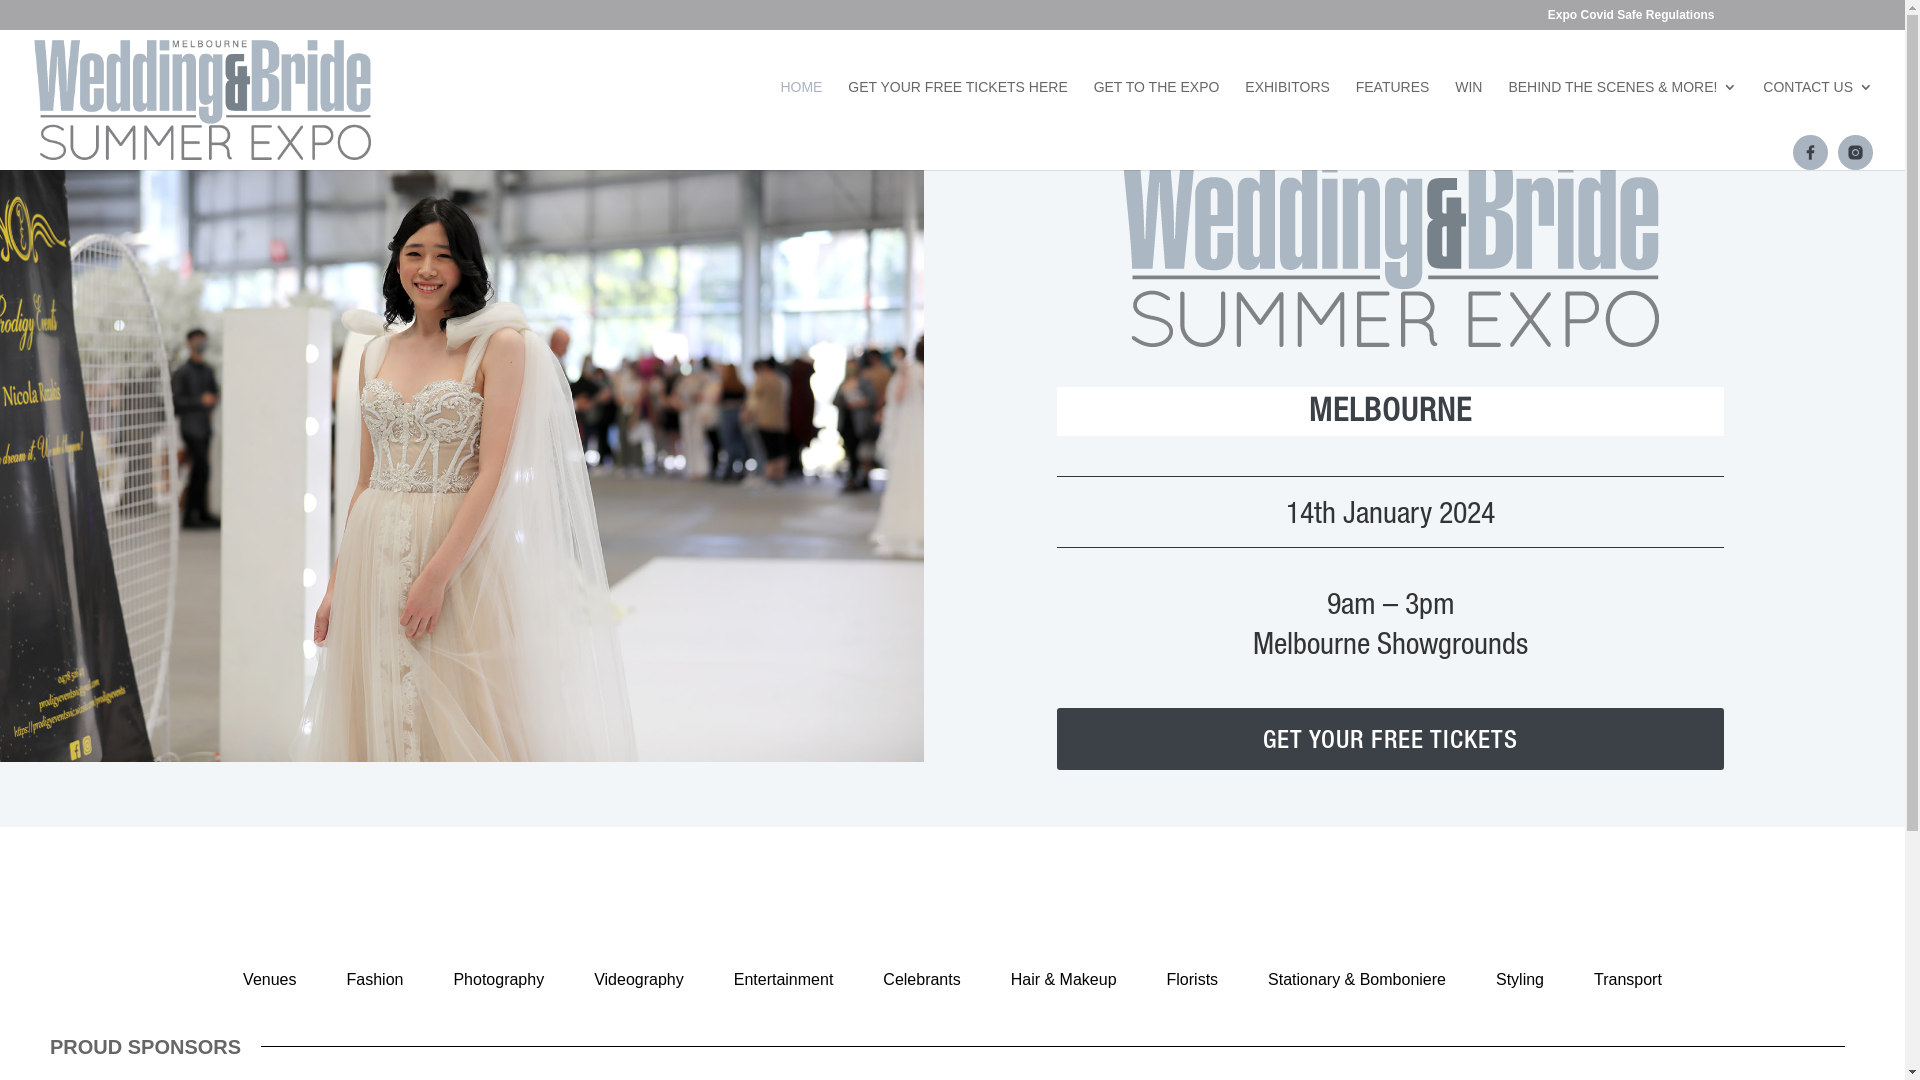 The width and height of the screenshot is (1920, 1080). I want to click on 'Styling', so click(1520, 978).